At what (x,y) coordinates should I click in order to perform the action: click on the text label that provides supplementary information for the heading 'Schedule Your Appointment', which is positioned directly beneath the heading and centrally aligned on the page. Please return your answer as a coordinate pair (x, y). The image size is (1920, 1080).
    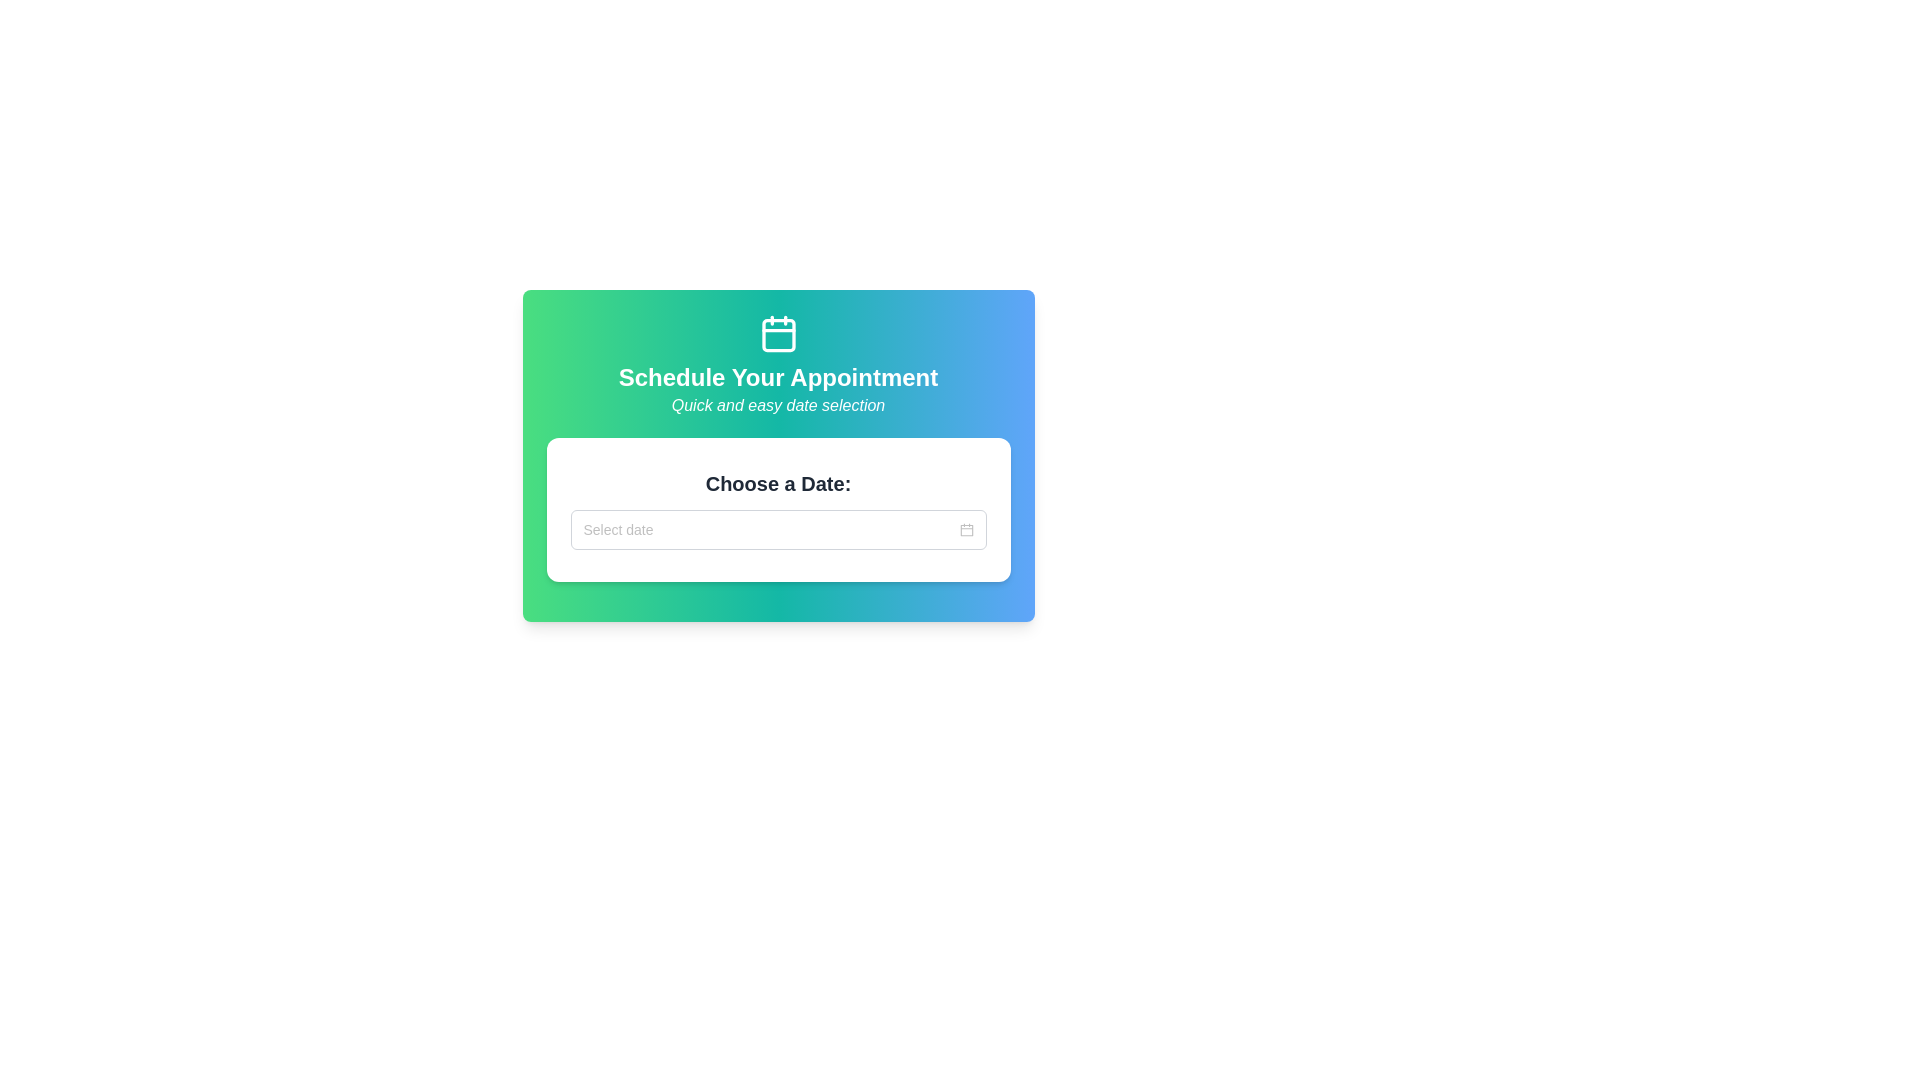
    Looking at the image, I should click on (777, 405).